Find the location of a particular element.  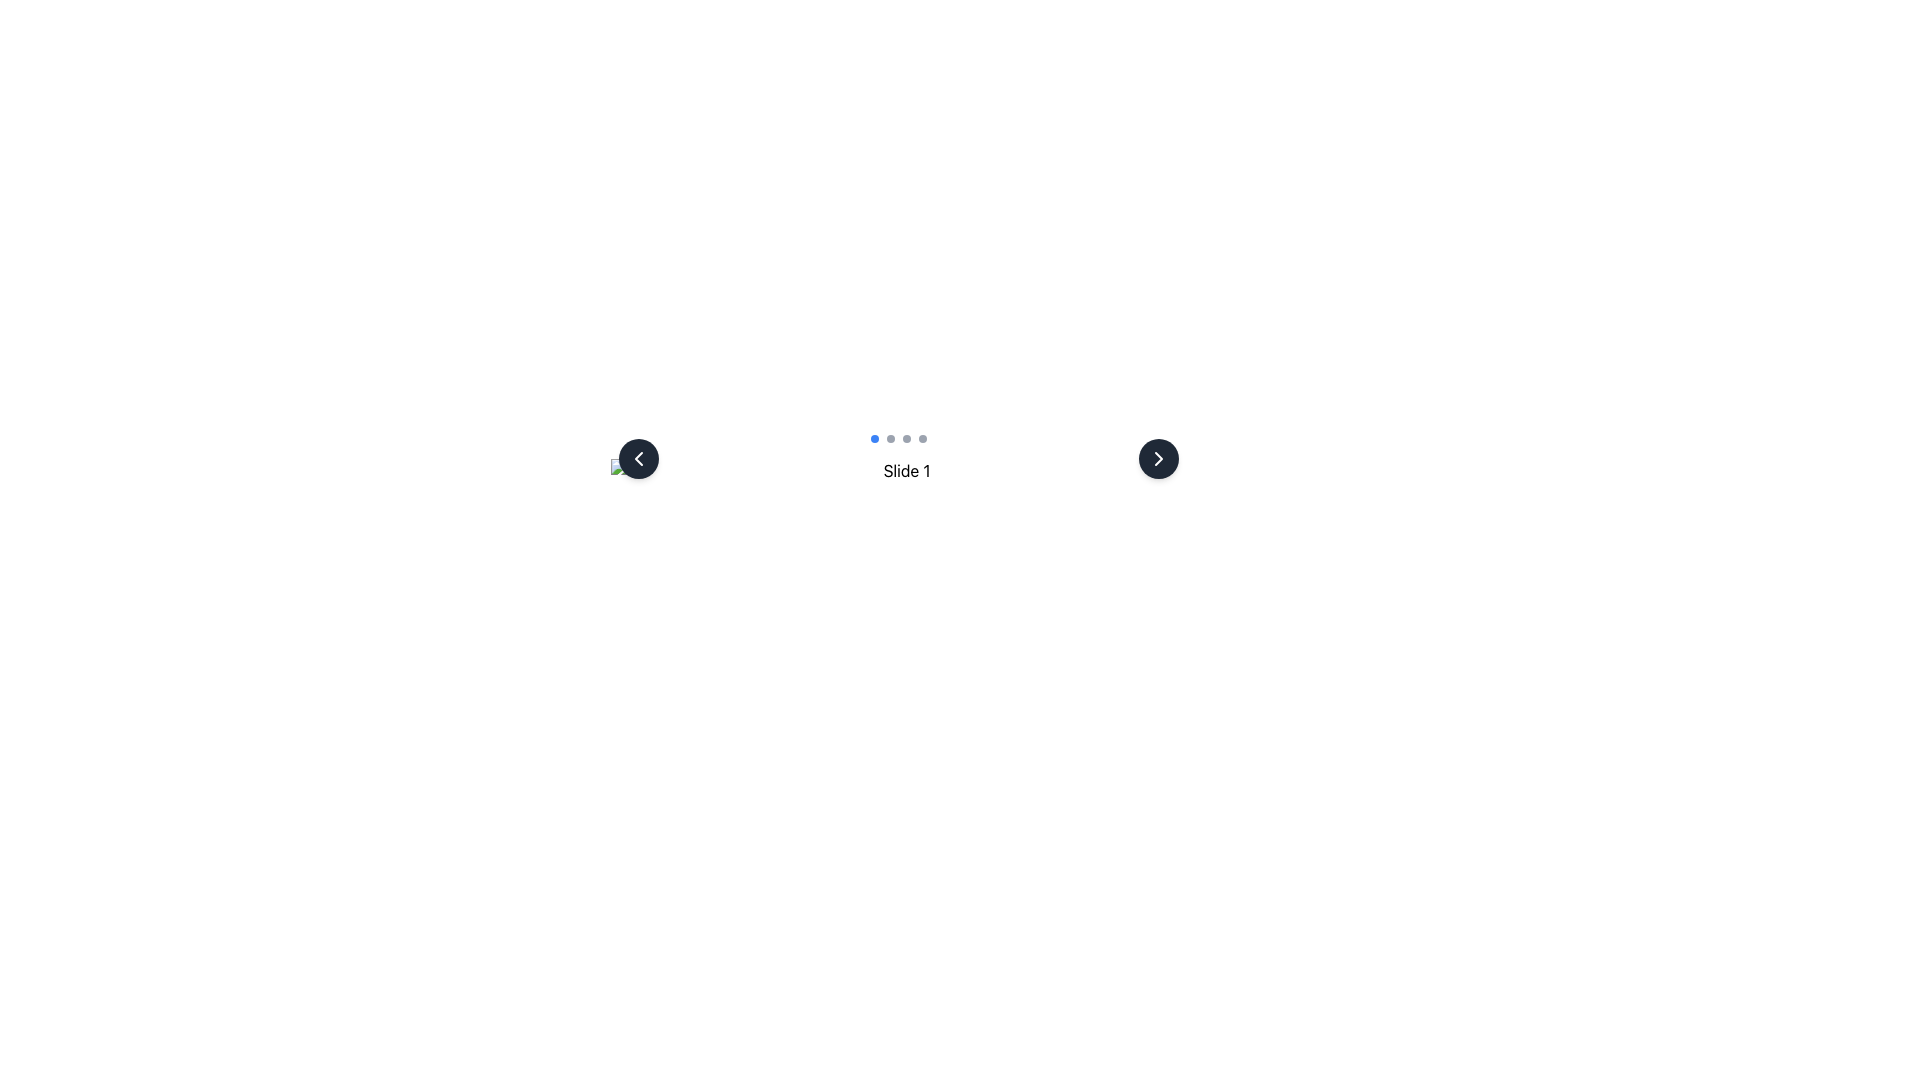

the left navigation button in the carousel control is located at coordinates (637, 459).